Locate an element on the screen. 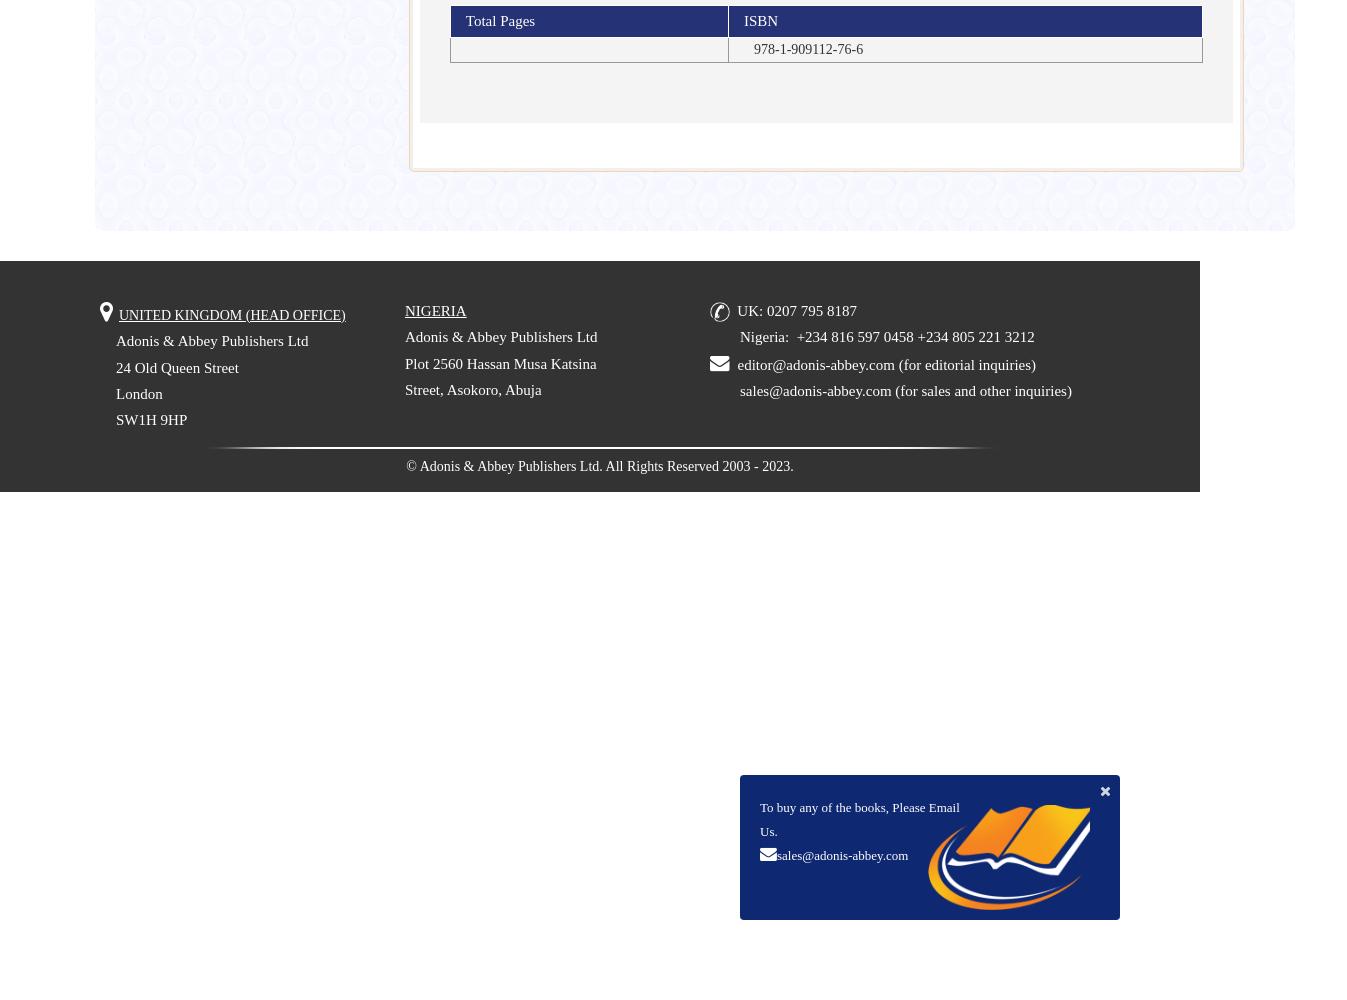  'London' is located at coordinates (138, 393).